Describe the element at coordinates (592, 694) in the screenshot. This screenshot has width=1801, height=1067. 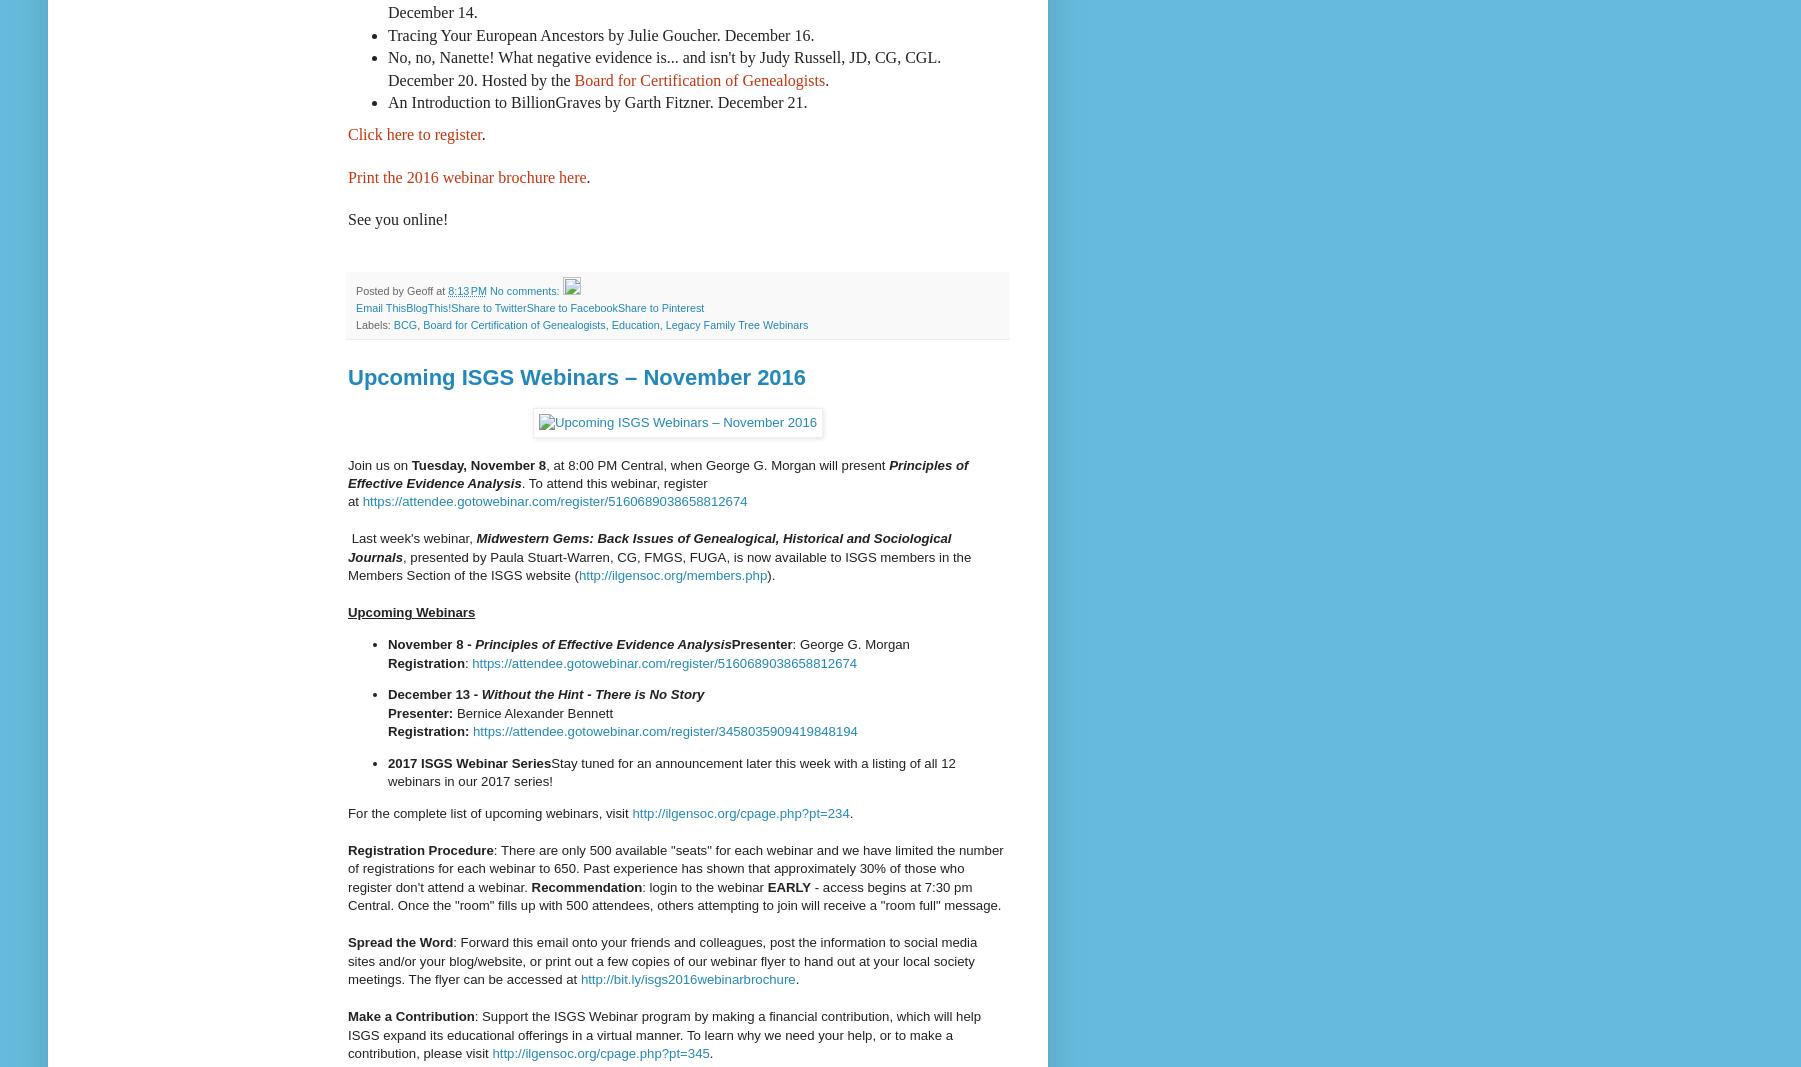
I see `'Without the Hint - There is No Story'` at that location.